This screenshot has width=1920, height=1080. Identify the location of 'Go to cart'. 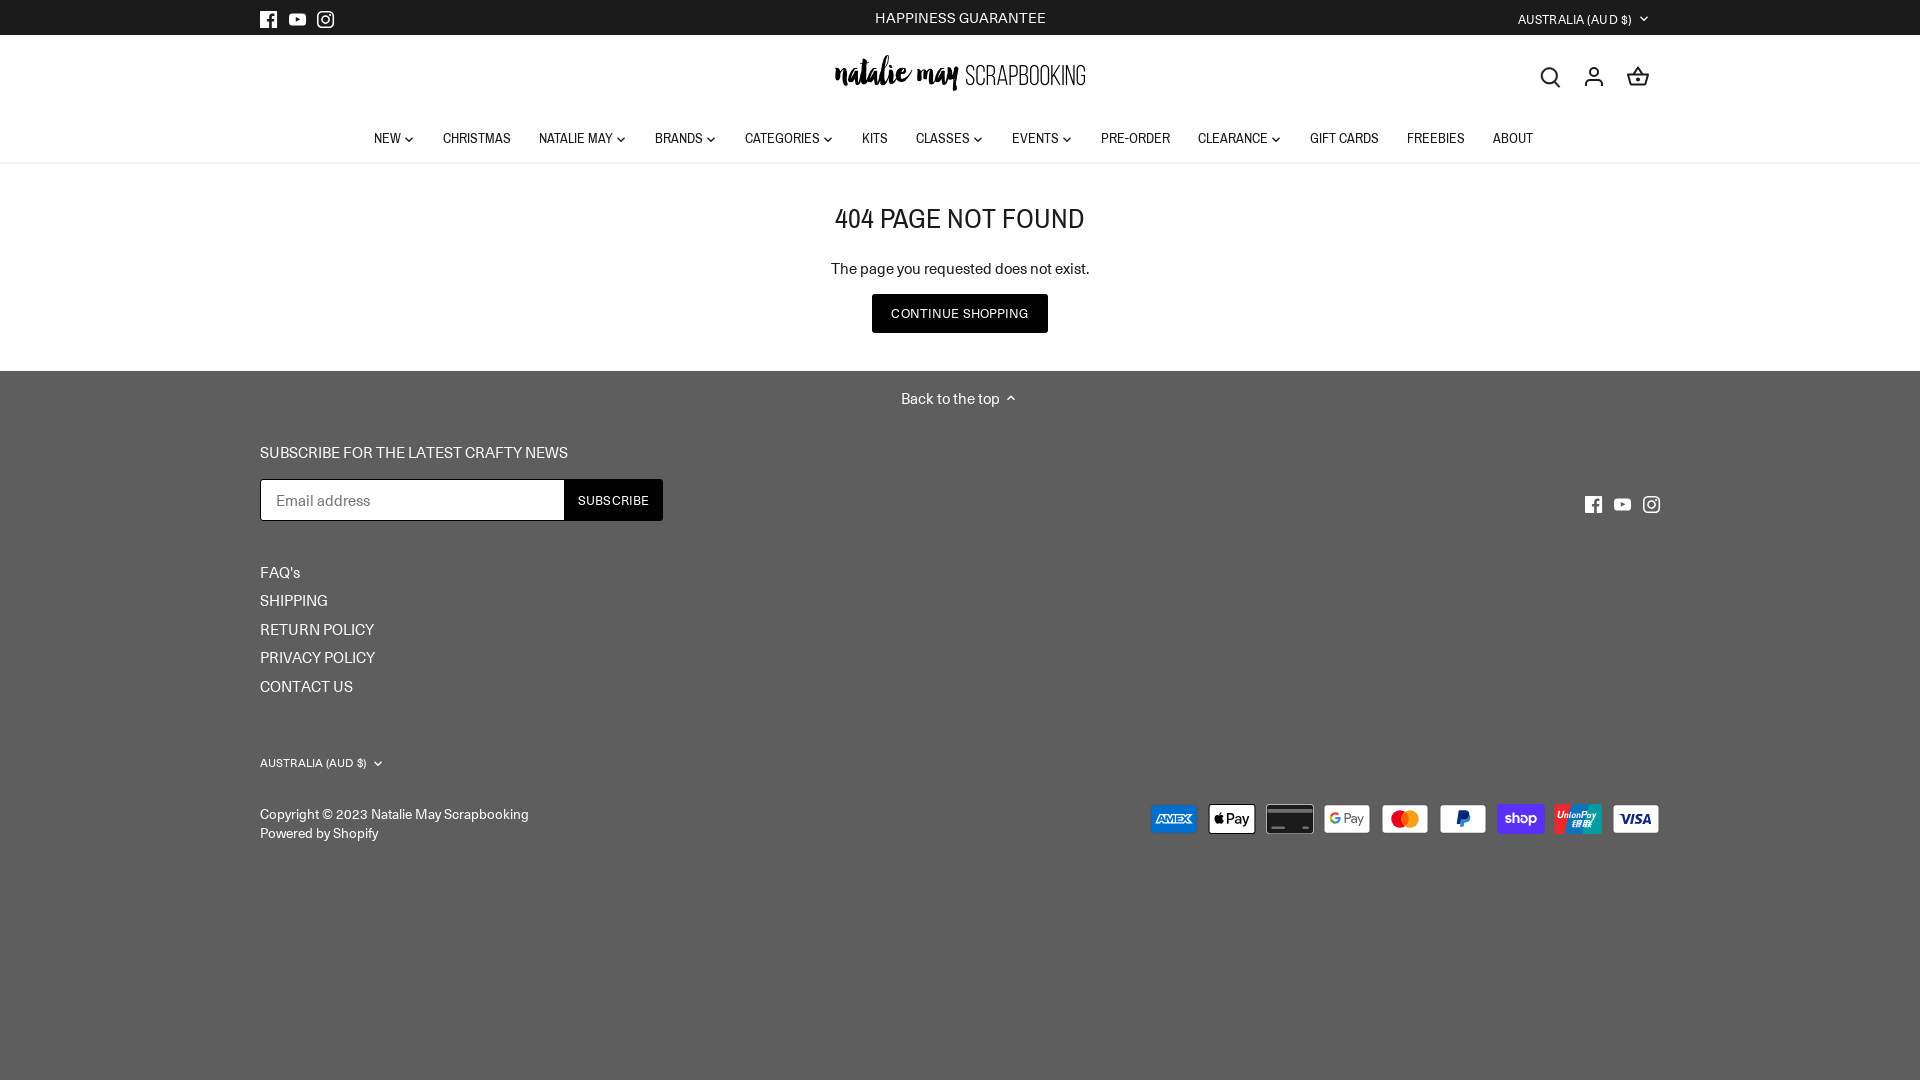
(1637, 74).